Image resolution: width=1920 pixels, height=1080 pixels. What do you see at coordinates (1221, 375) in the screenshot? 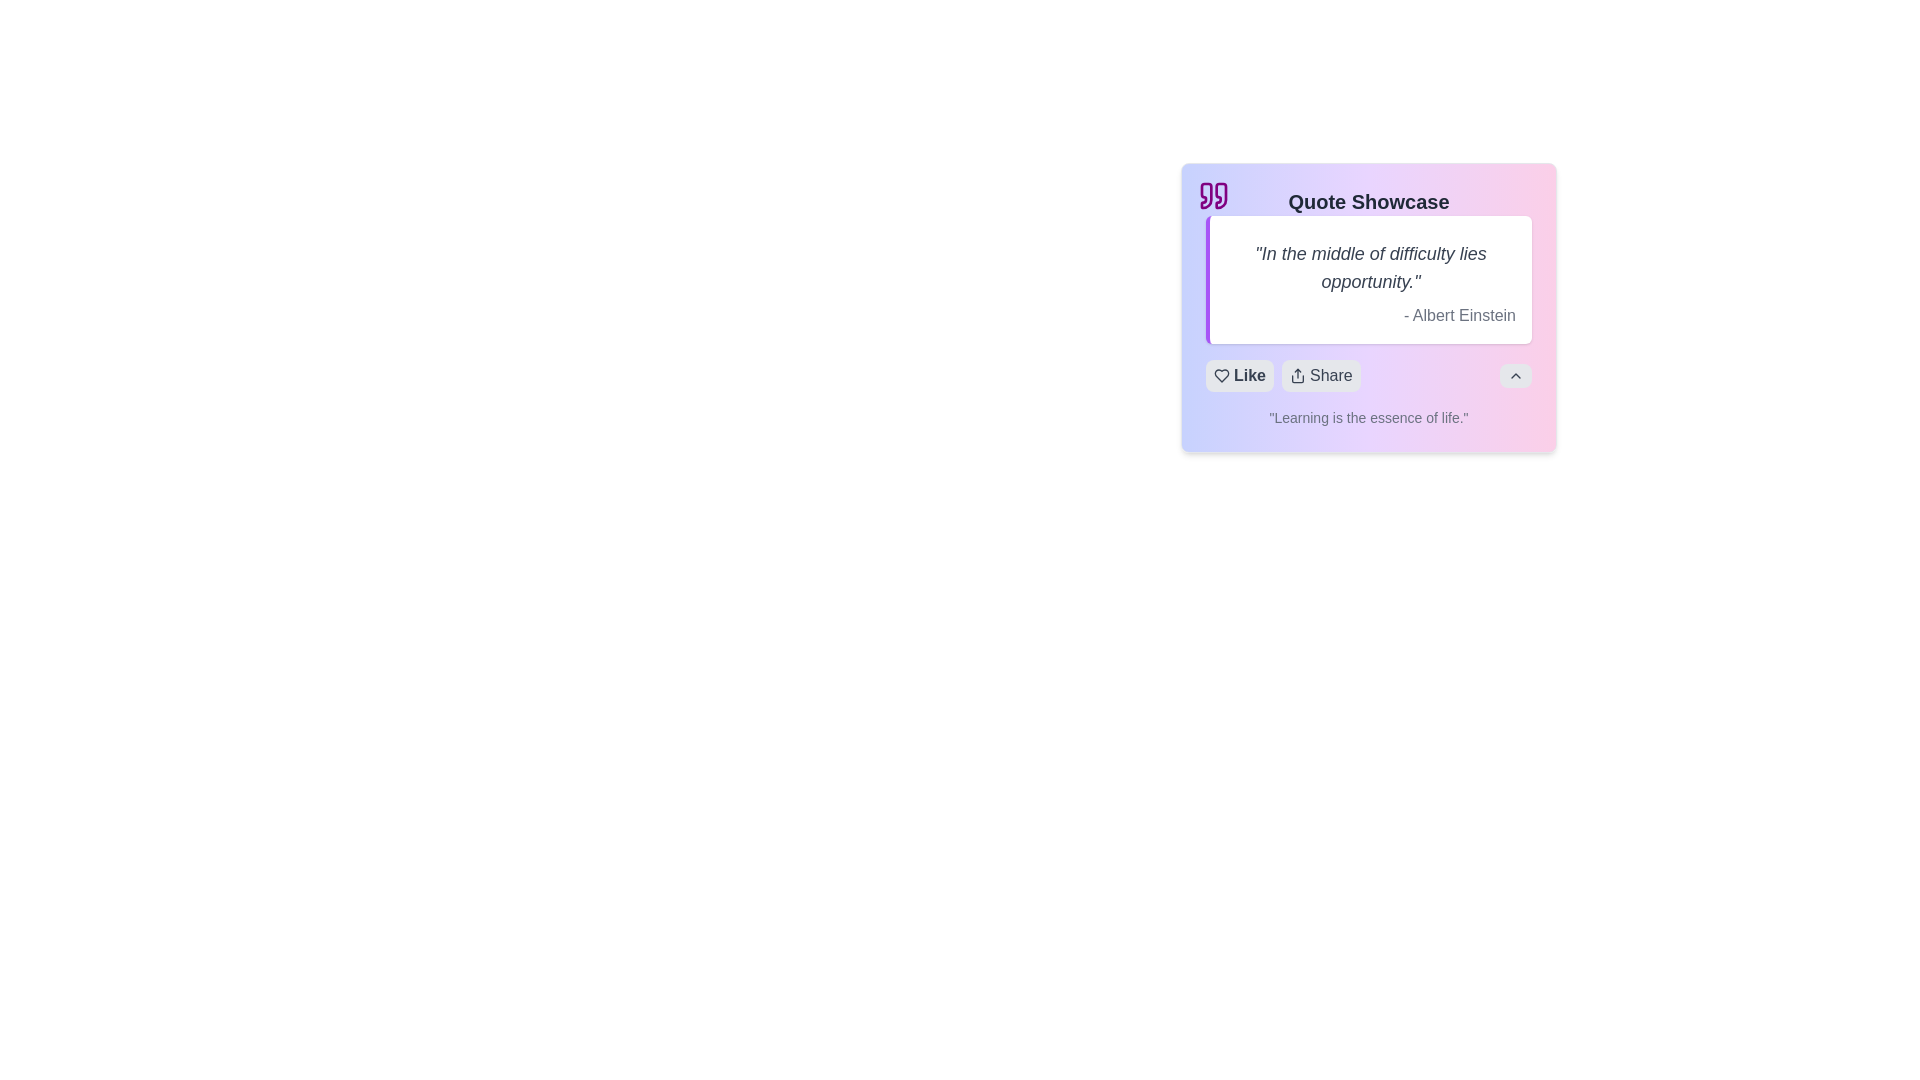
I see `the SVG heart icon element, which is styled with strokes and no fill` at bounding box center [1221, 375].